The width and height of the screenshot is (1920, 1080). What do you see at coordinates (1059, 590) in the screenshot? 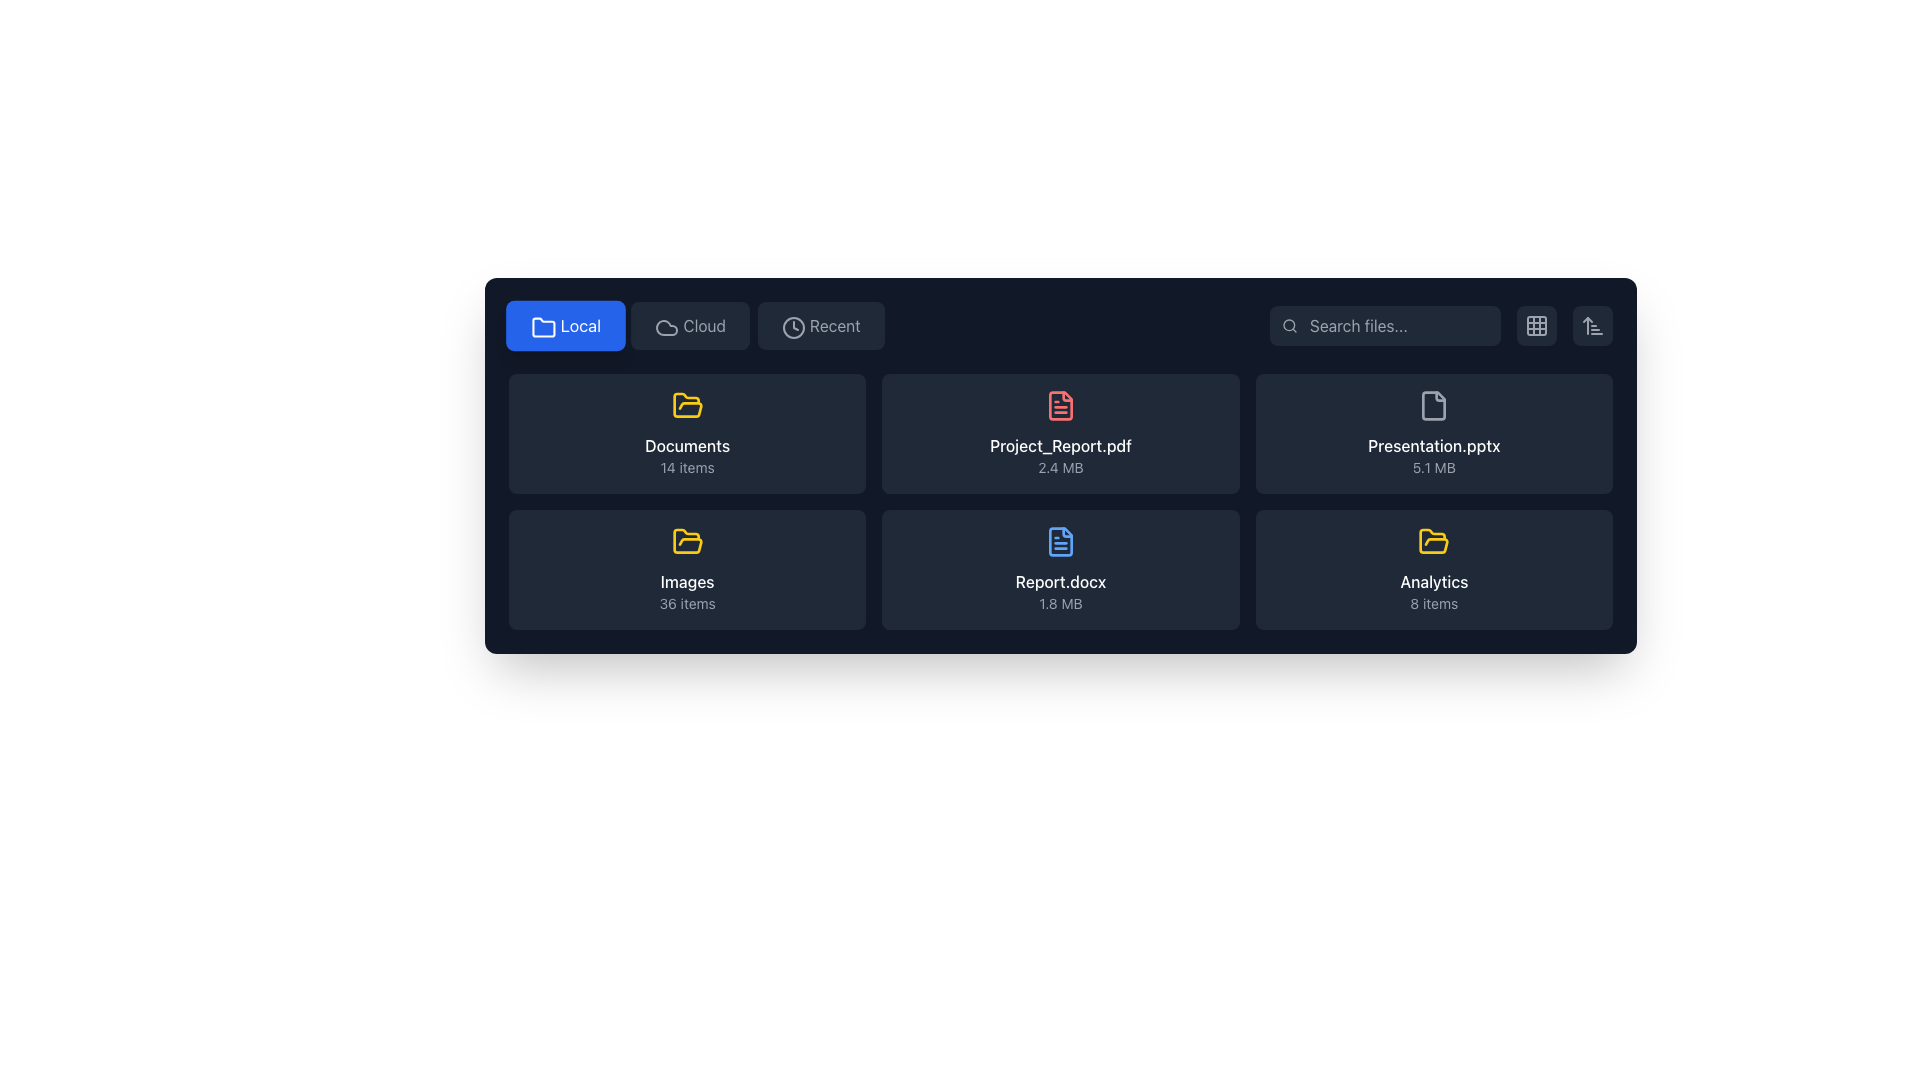
I see `the Text label that provides information about the file, located directly below the document icon in the middle row, second column of a six-element grid` at bounding box center [1059, 590].